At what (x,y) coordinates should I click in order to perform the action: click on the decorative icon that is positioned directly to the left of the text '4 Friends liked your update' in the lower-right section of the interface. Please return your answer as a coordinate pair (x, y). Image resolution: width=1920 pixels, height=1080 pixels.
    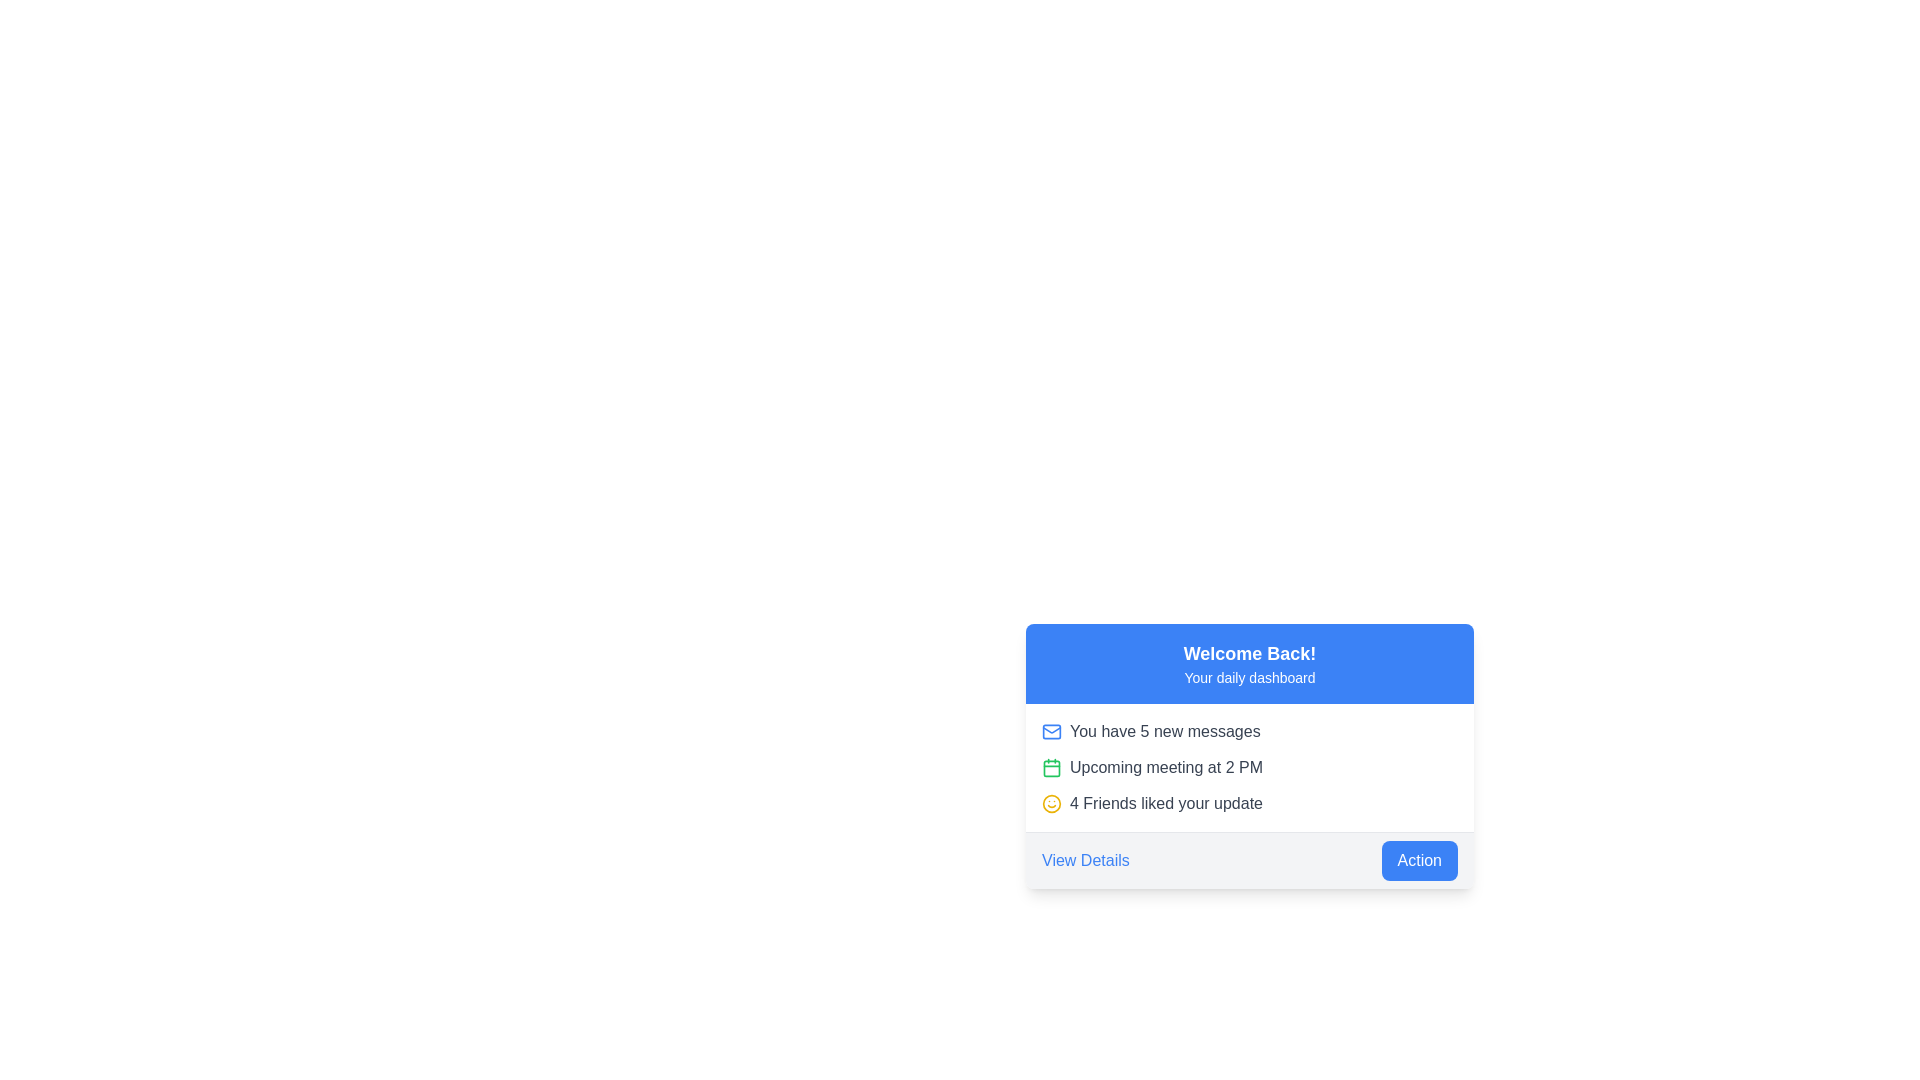
    Looking at the image, I should click on (1050, 802).